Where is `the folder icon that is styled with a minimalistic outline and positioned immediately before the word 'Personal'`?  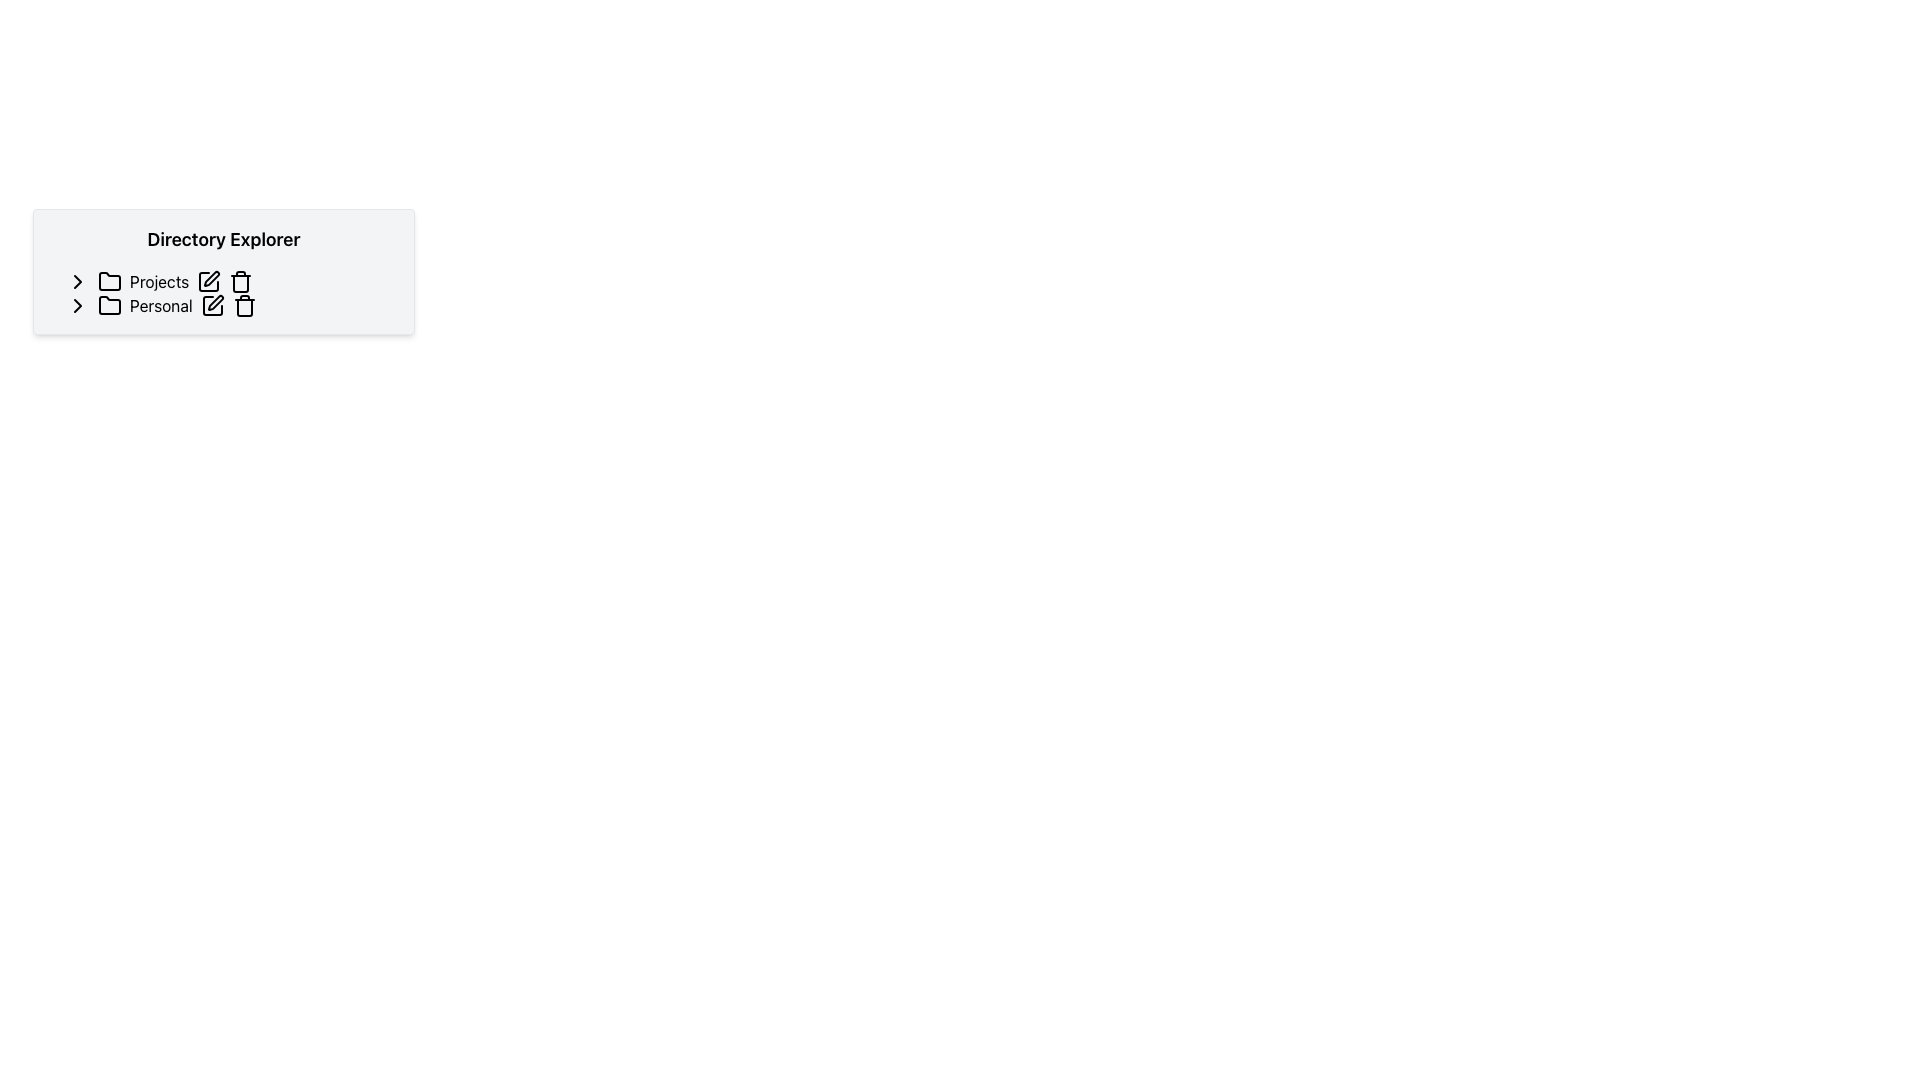 the folder icon that is styled with a minimalistic outline and positioned immediately before the word 'Personal' is located at coordinates (109, 305).